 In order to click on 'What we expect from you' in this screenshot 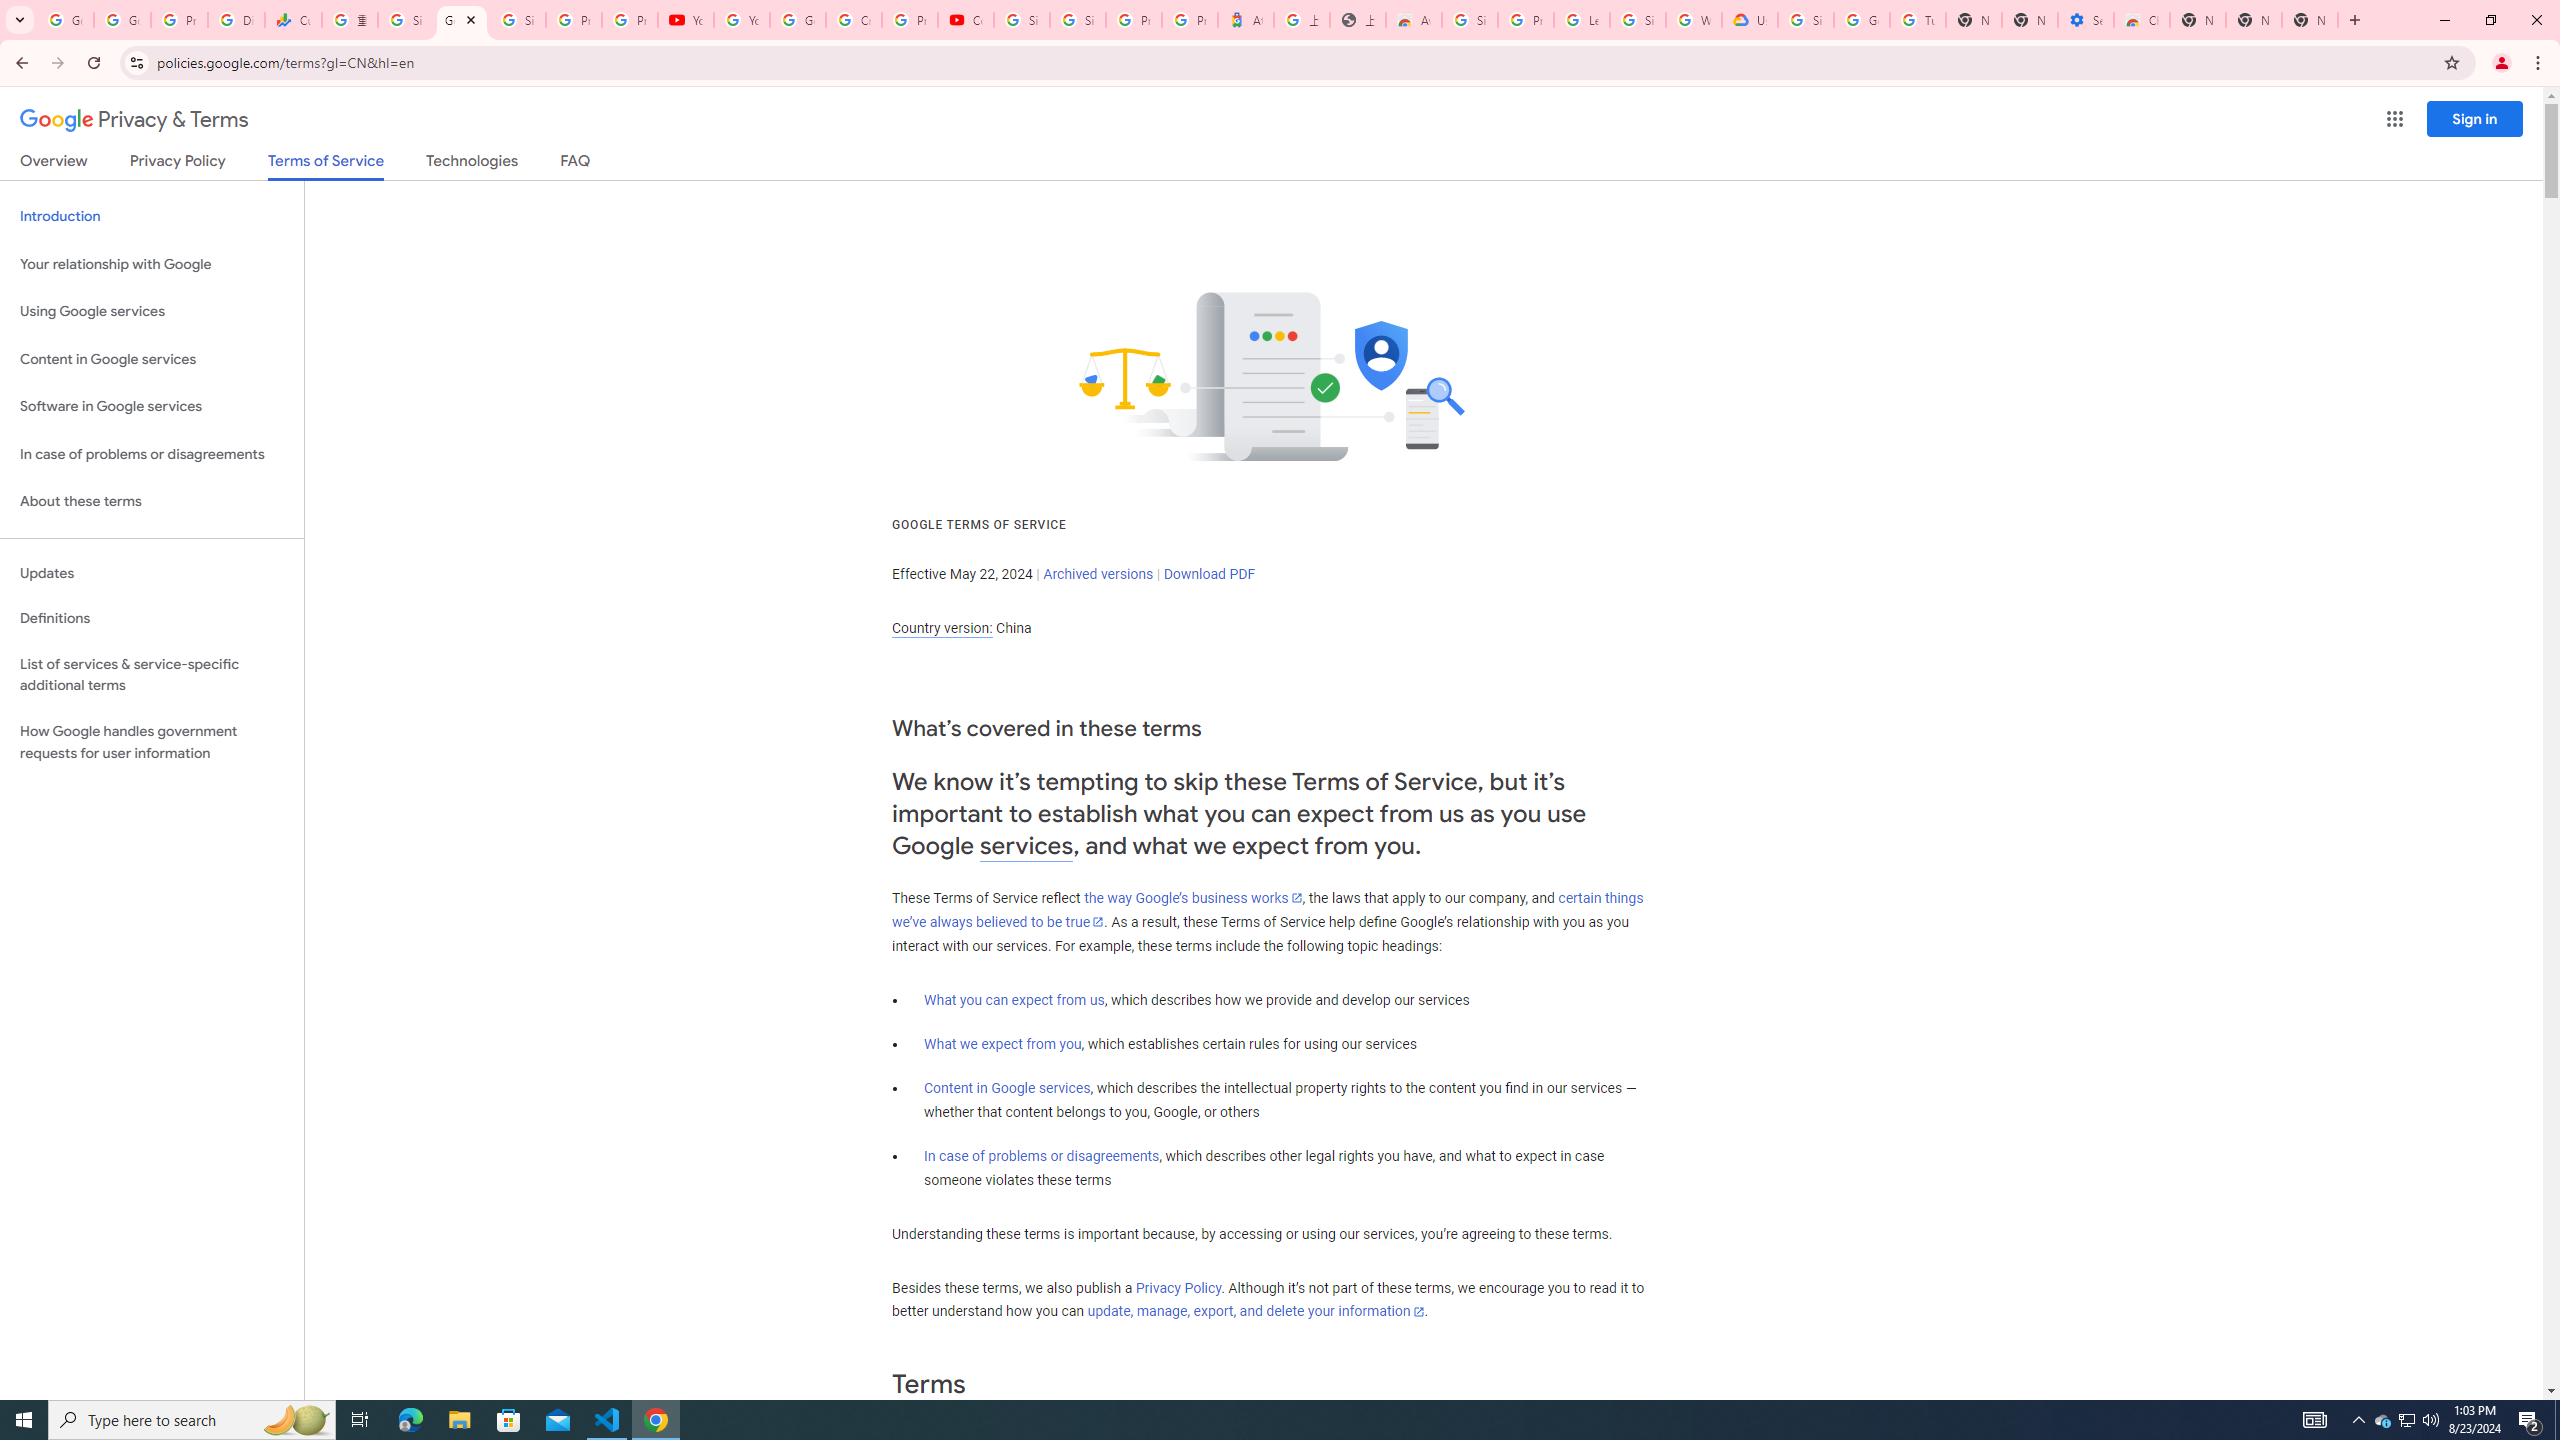, I will do `click(1002, 1043)`.